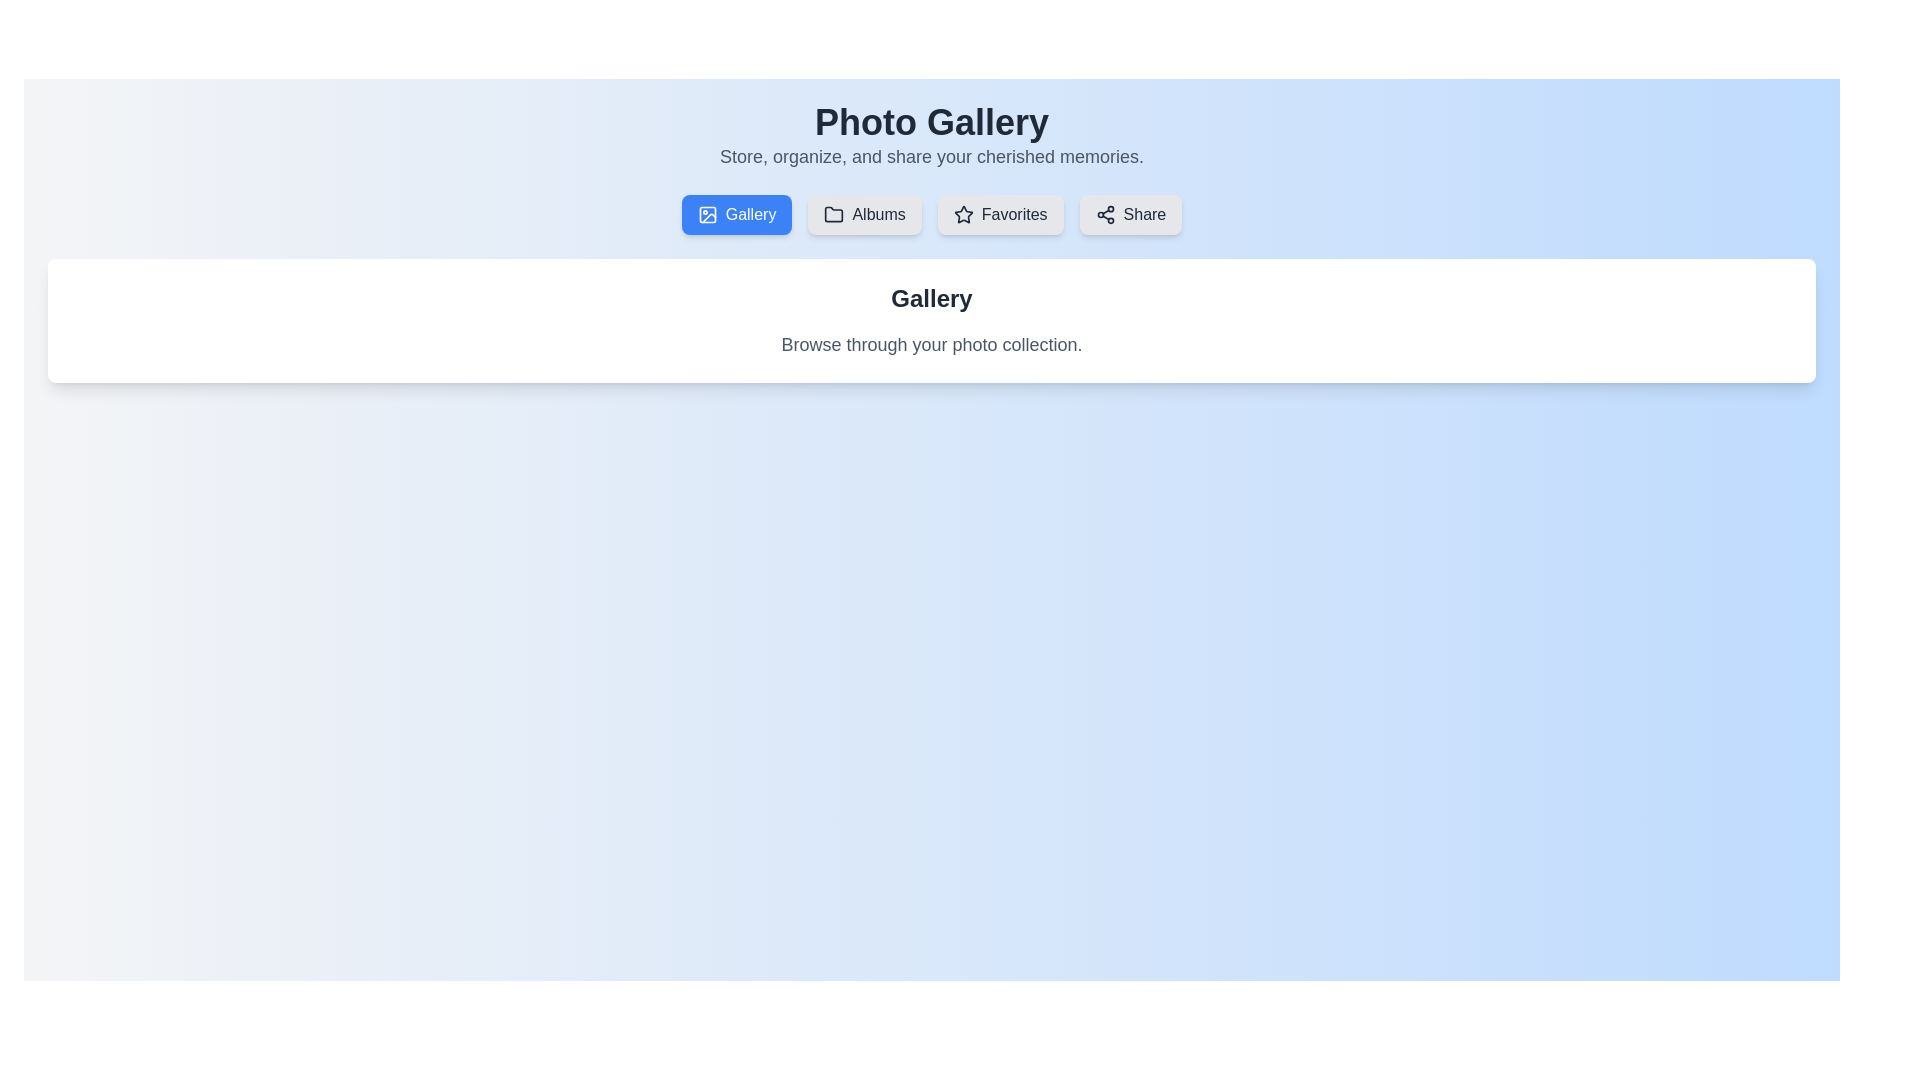 The image size is (1920, 1080). What do you see at coordinates (1131, 215) in the screenshot?
I see `the tab labeled Share` at bounding box center [1131, 215].